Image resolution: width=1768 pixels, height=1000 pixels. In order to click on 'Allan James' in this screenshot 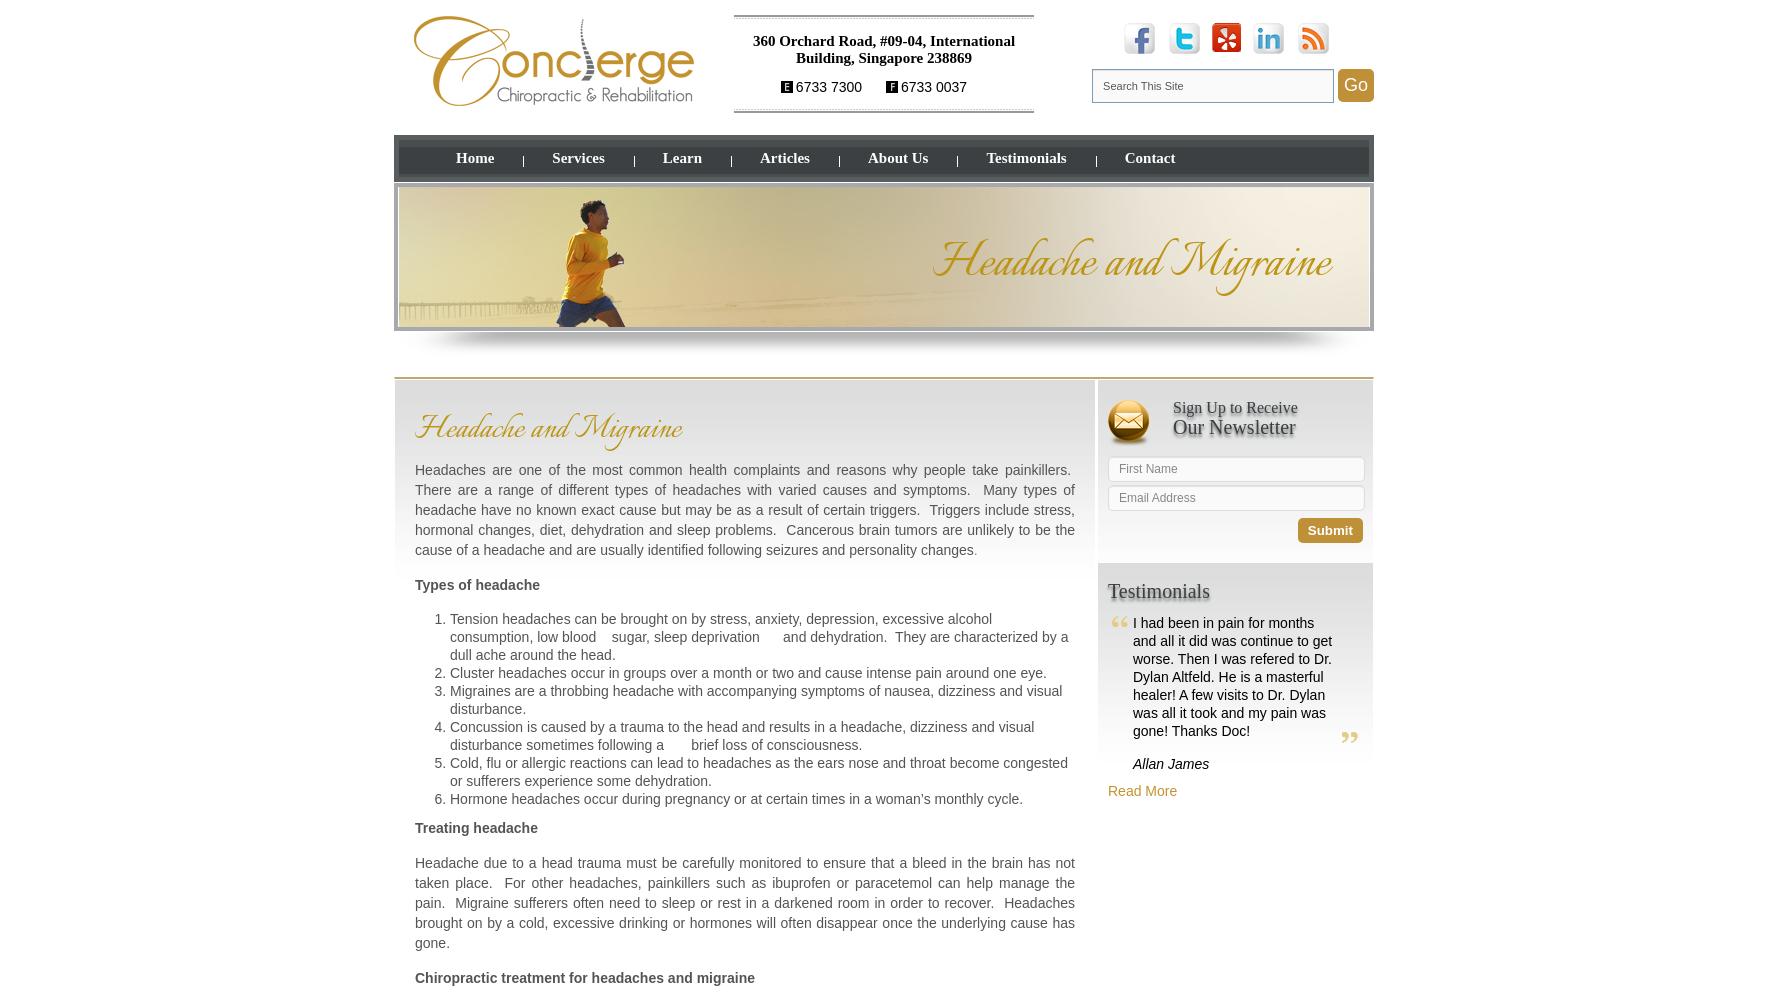, I will do `click(1170, 764)`.